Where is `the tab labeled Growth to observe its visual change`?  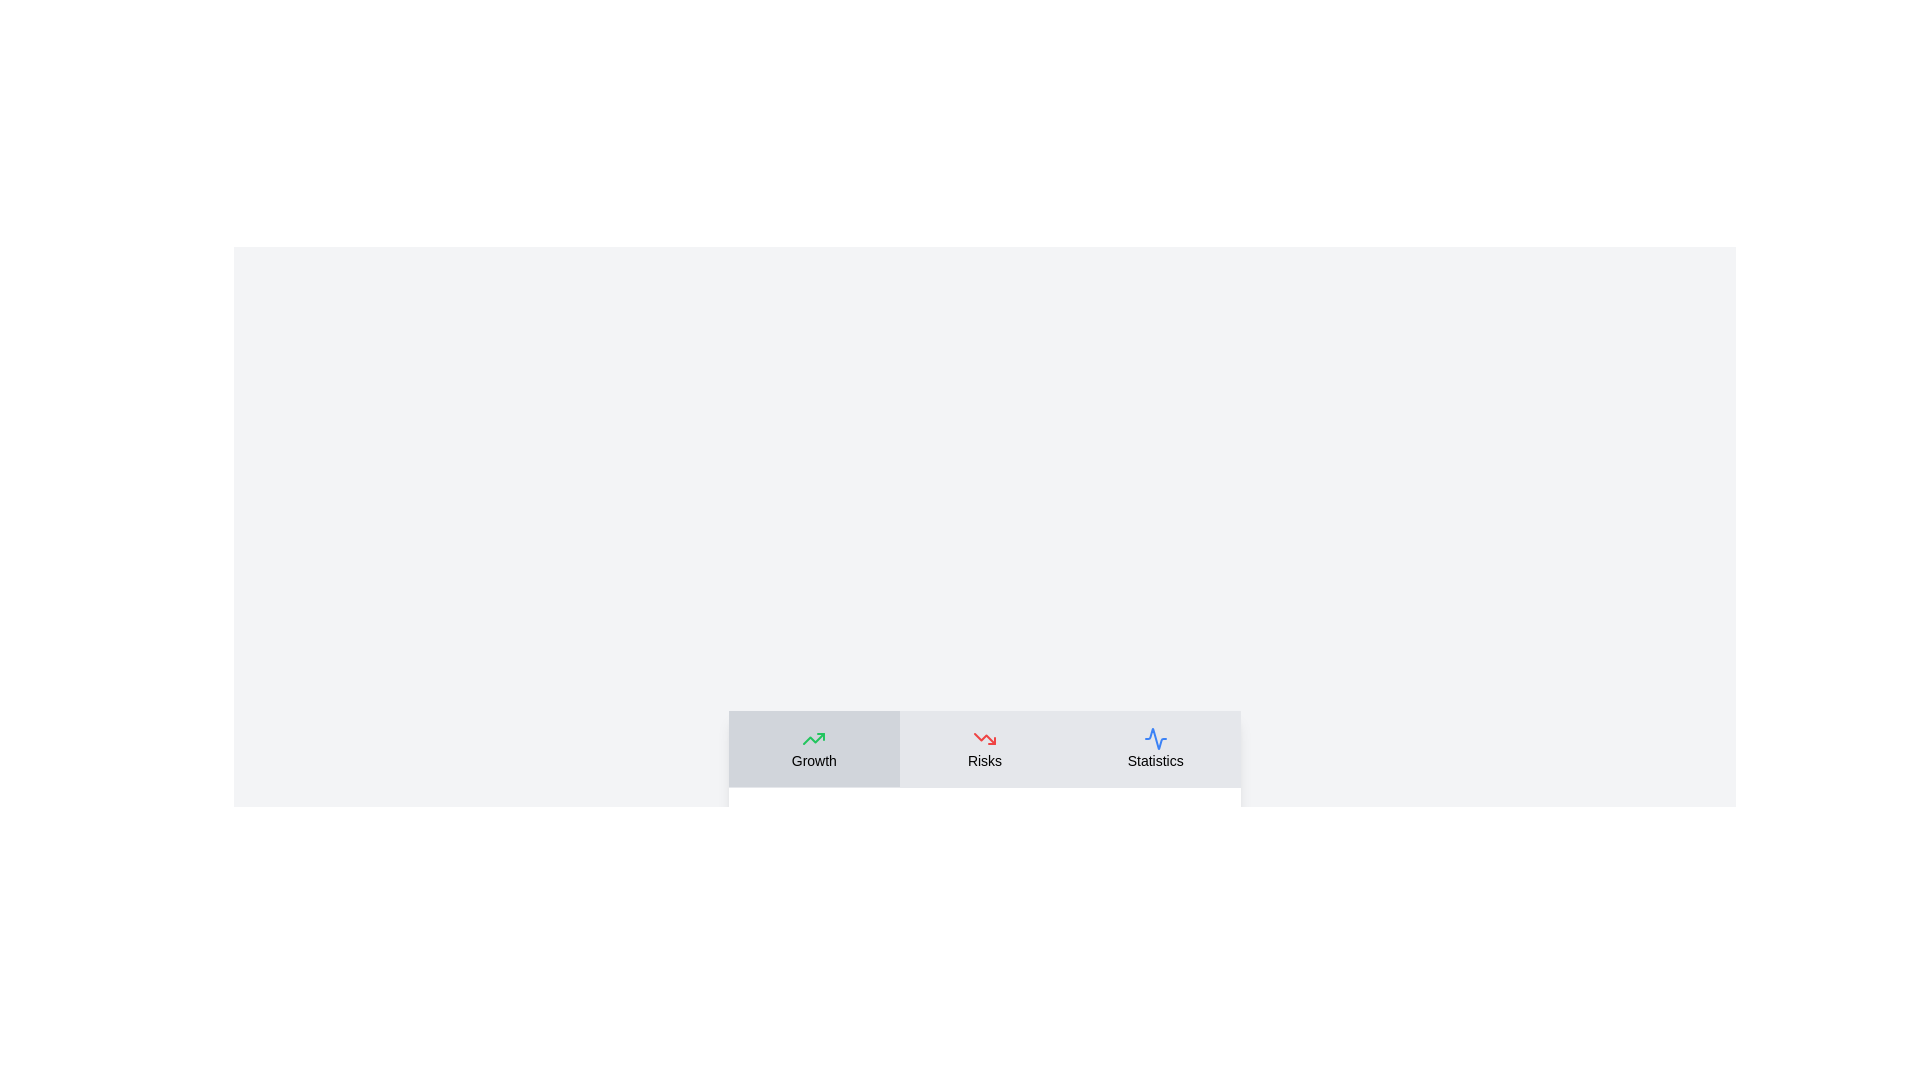 the tab labeled Growth to observe its visual change is located at coordinates (814, 748).